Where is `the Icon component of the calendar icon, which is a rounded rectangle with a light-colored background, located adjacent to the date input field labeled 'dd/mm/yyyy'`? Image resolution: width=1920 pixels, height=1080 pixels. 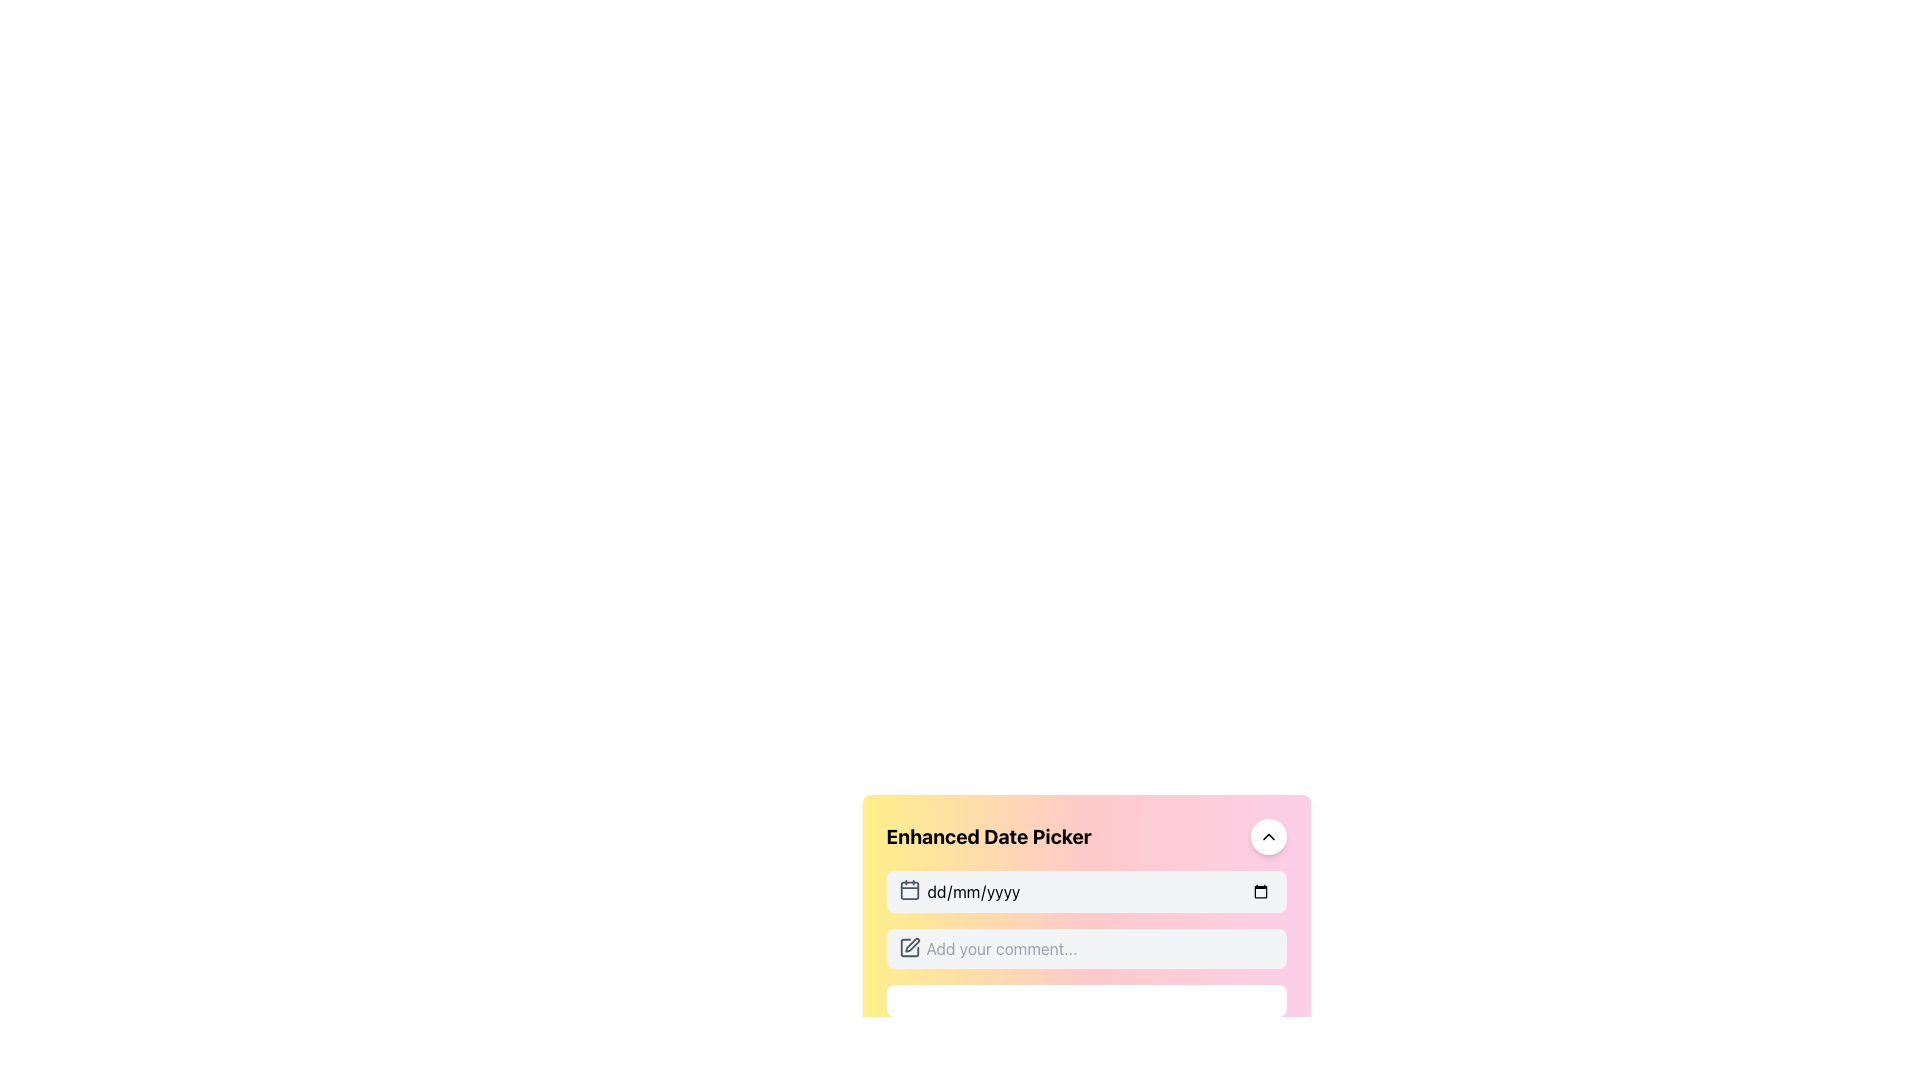 the Icon component of the calendar icon, which is a rounded rectangle with a light-colored background, located adjacent to the date input field labeled 'dd/mm/yyyy' is located at coordinates (908, 889).